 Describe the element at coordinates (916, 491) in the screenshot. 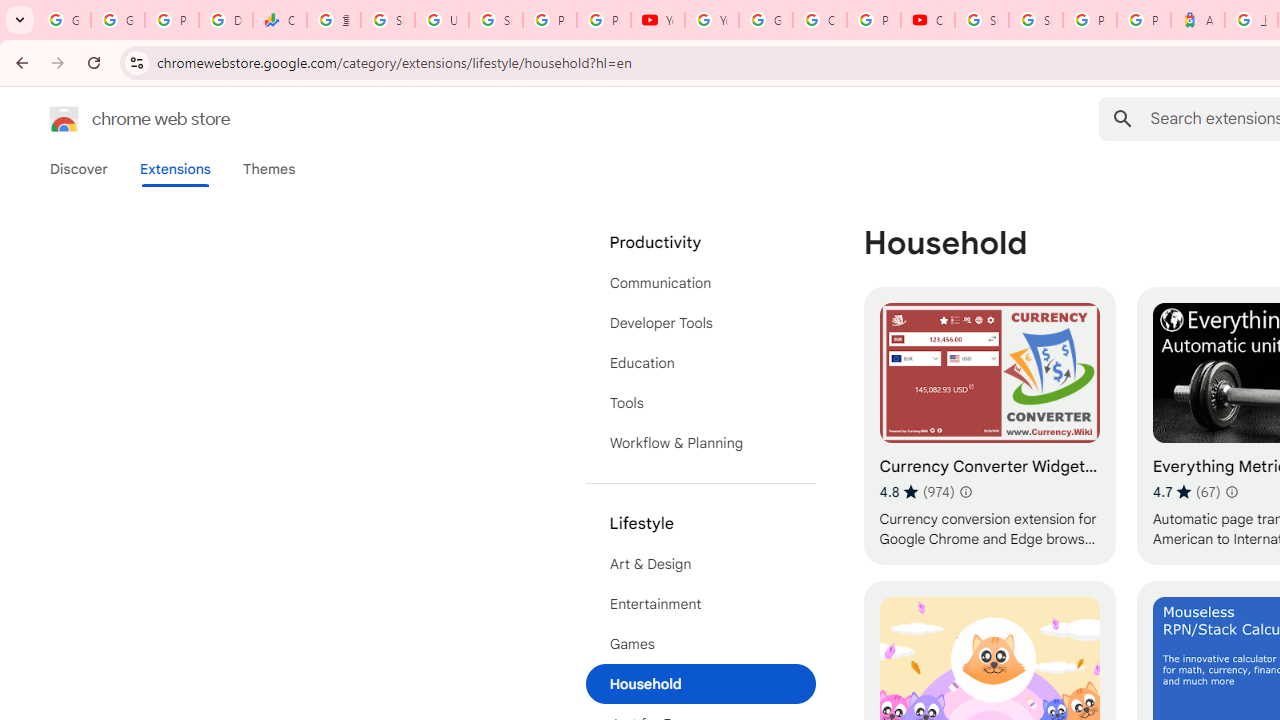

I see `'Average rating 4.8 out of 5 stars. 974 ratings.'` at that location.